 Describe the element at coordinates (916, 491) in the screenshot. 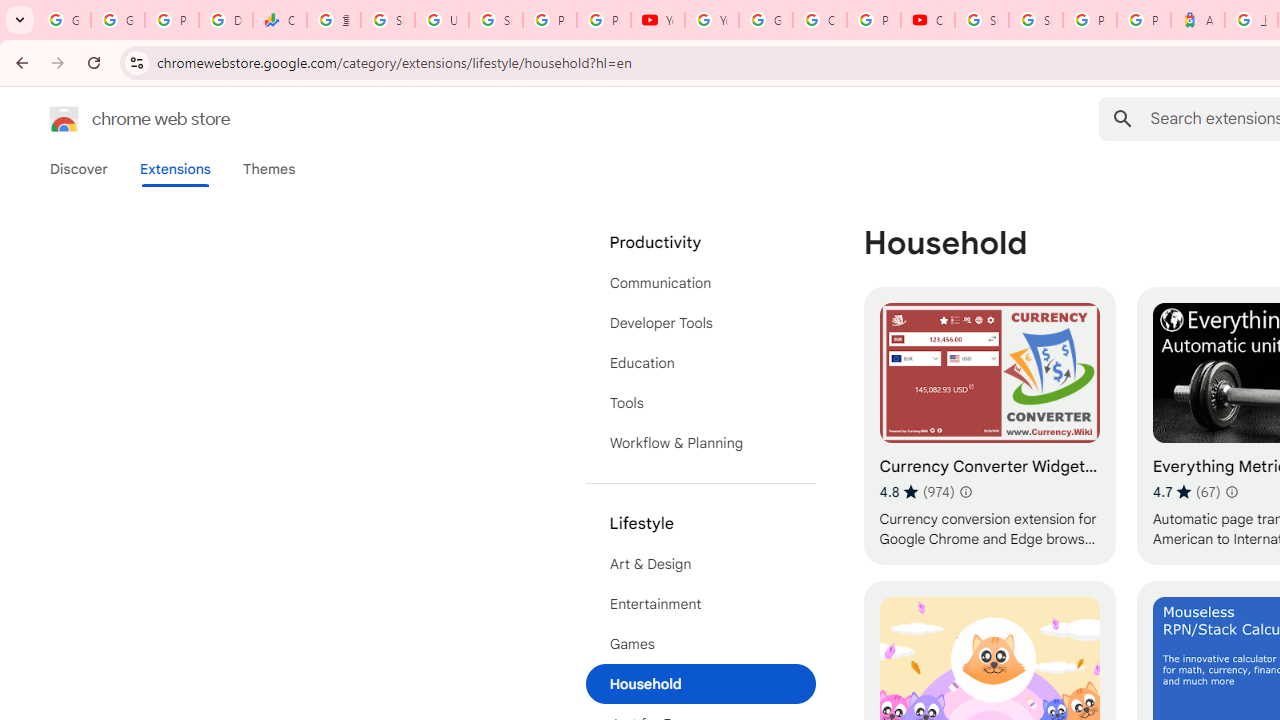

I see `'Average rating 4.8 out of 5 stars. 974 ratings.'` at that location.